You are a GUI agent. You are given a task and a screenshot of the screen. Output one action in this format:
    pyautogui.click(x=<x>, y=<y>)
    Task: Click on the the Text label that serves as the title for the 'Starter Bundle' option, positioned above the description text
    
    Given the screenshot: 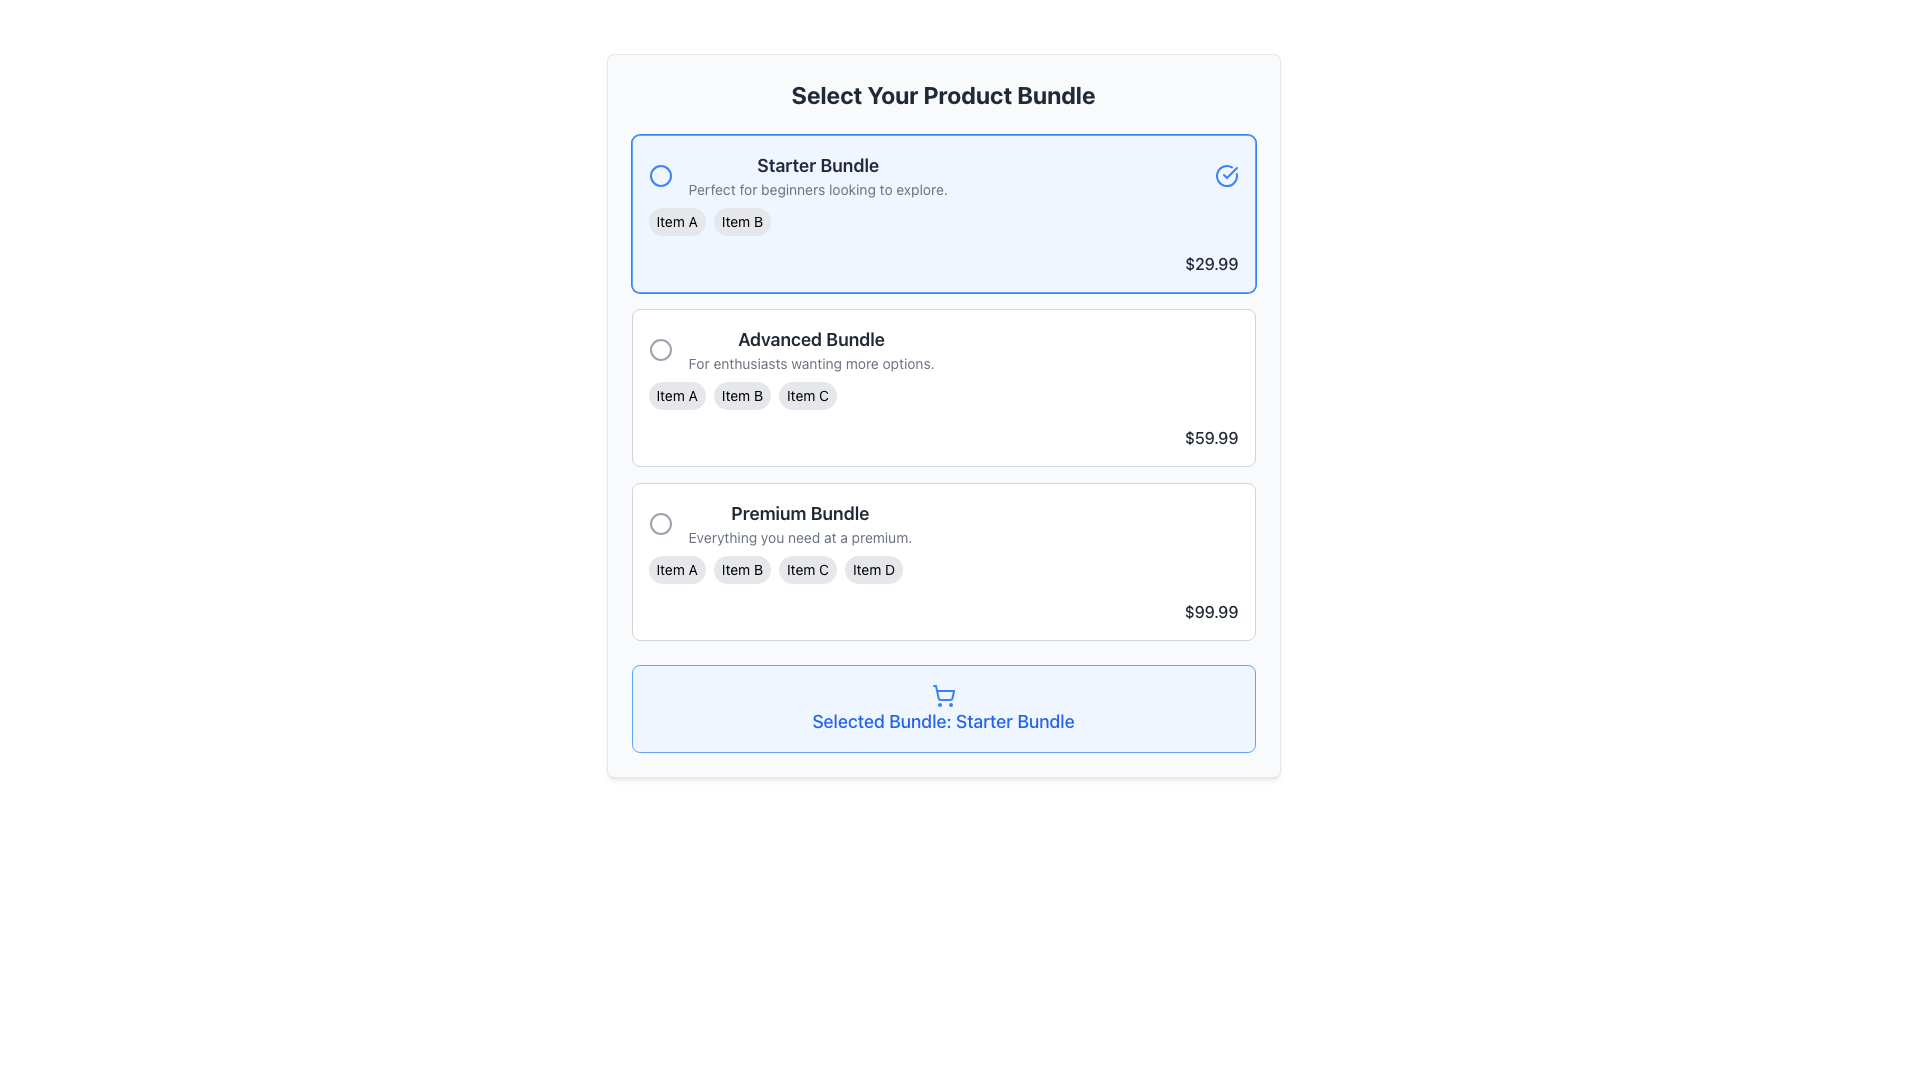 What is the action you would take?
    pyautogui.click(x=818, y=164)
    